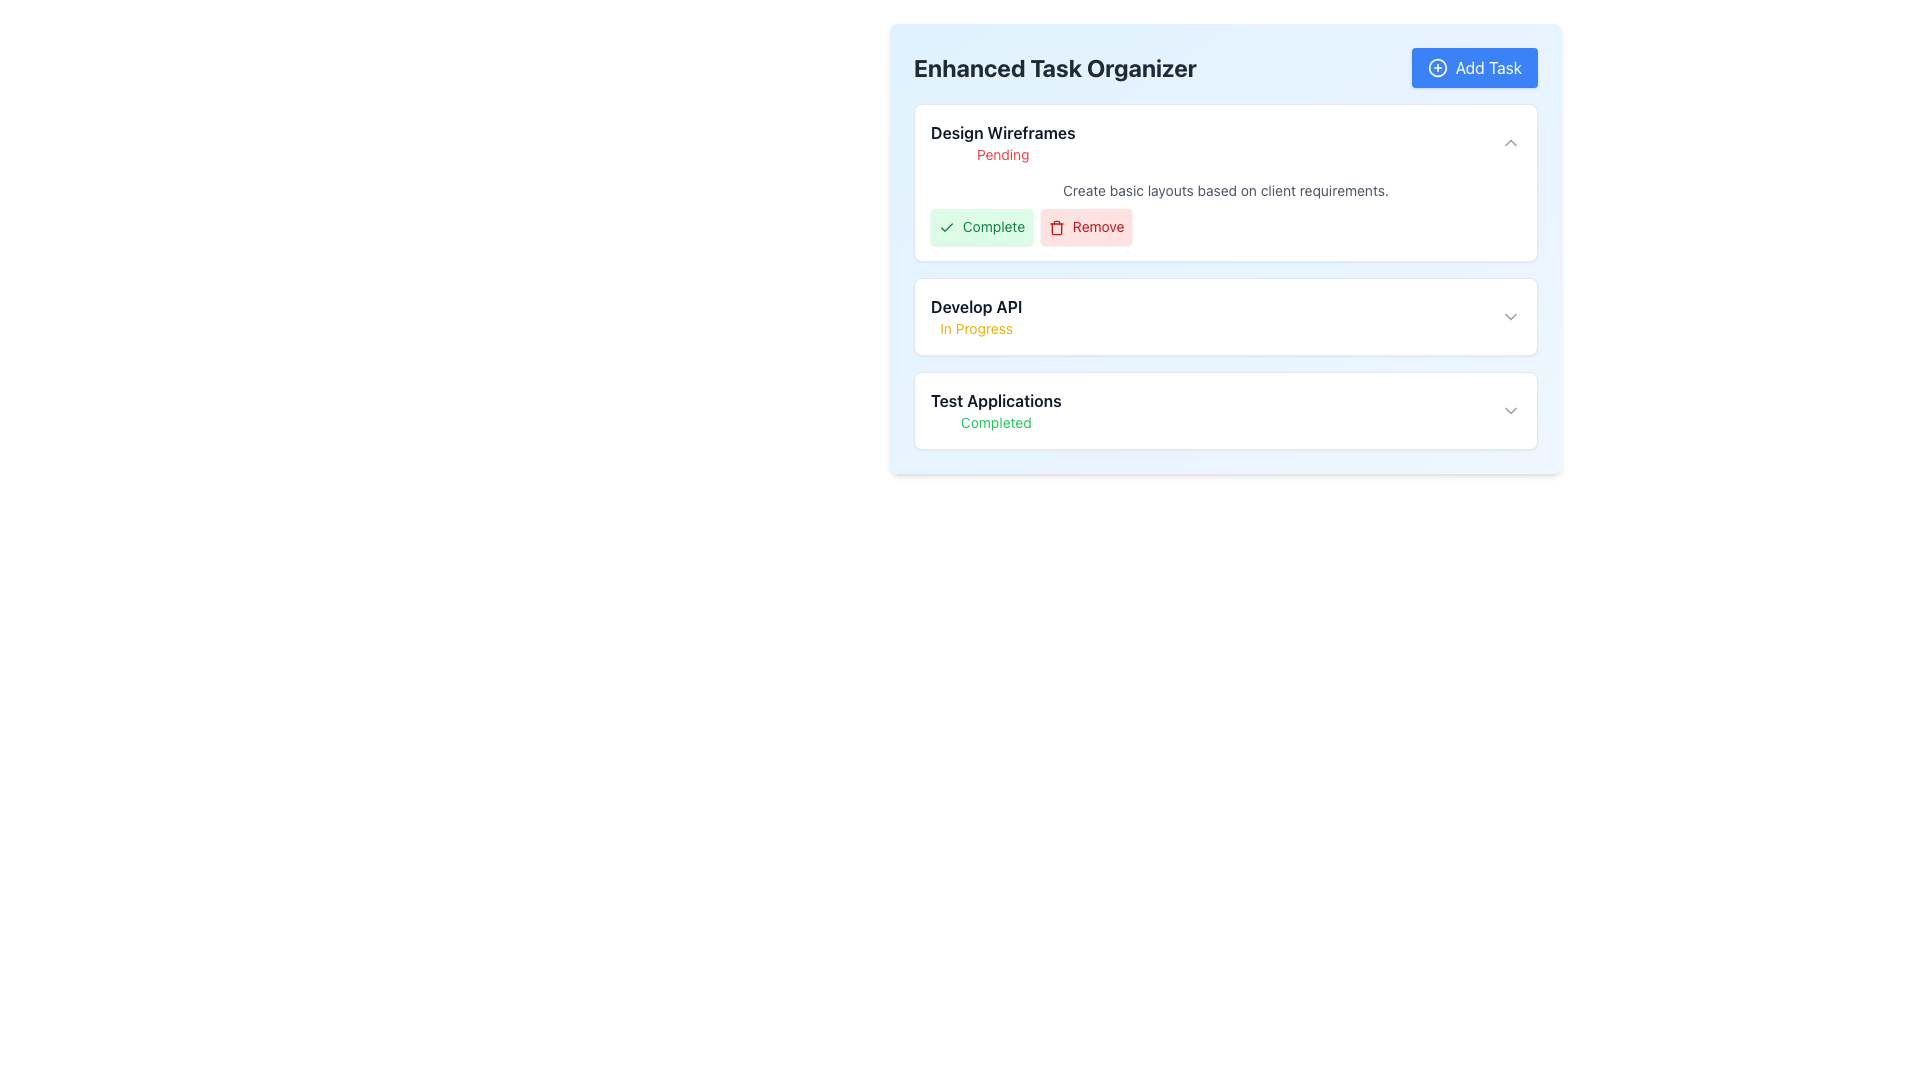  What do you see at coordinates (1511, 410) in the screenshot?
I see `the toggle chevron icon for the 'Test Applications' item to change its color` at bounding box center [1511, 410].